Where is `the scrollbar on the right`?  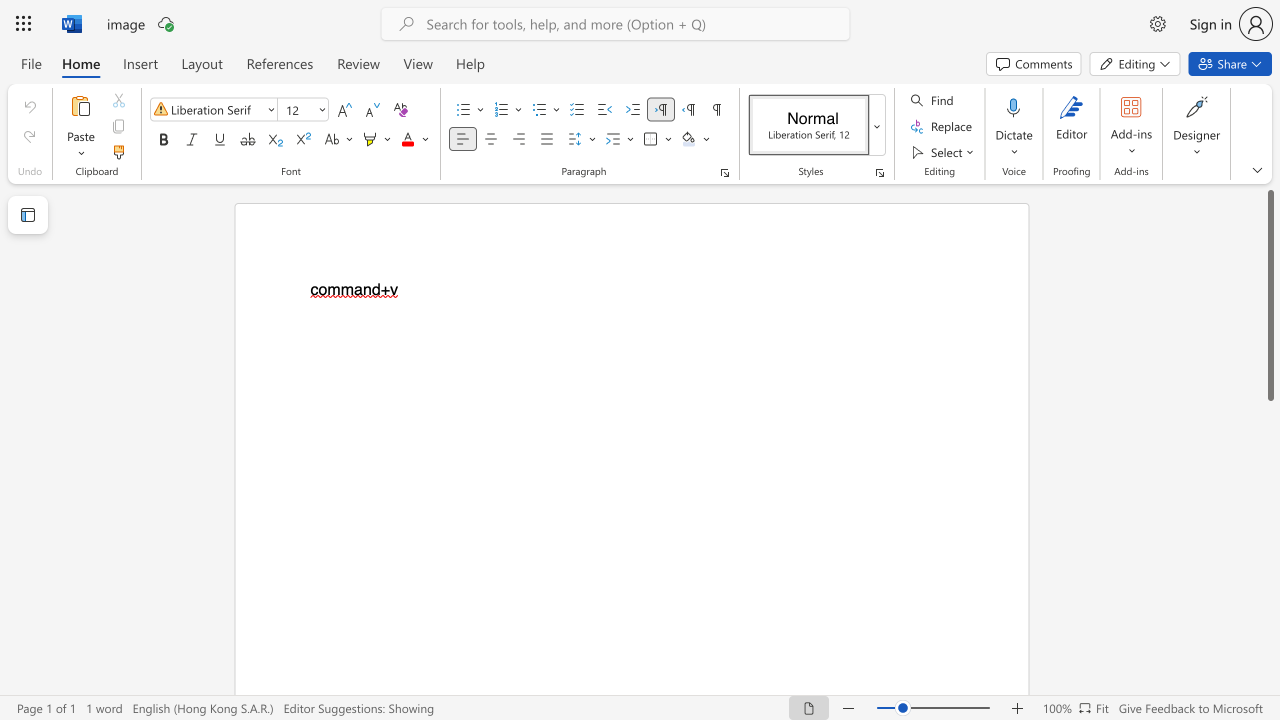
the scrollbar on the right is located at coordinates (1269, 660).